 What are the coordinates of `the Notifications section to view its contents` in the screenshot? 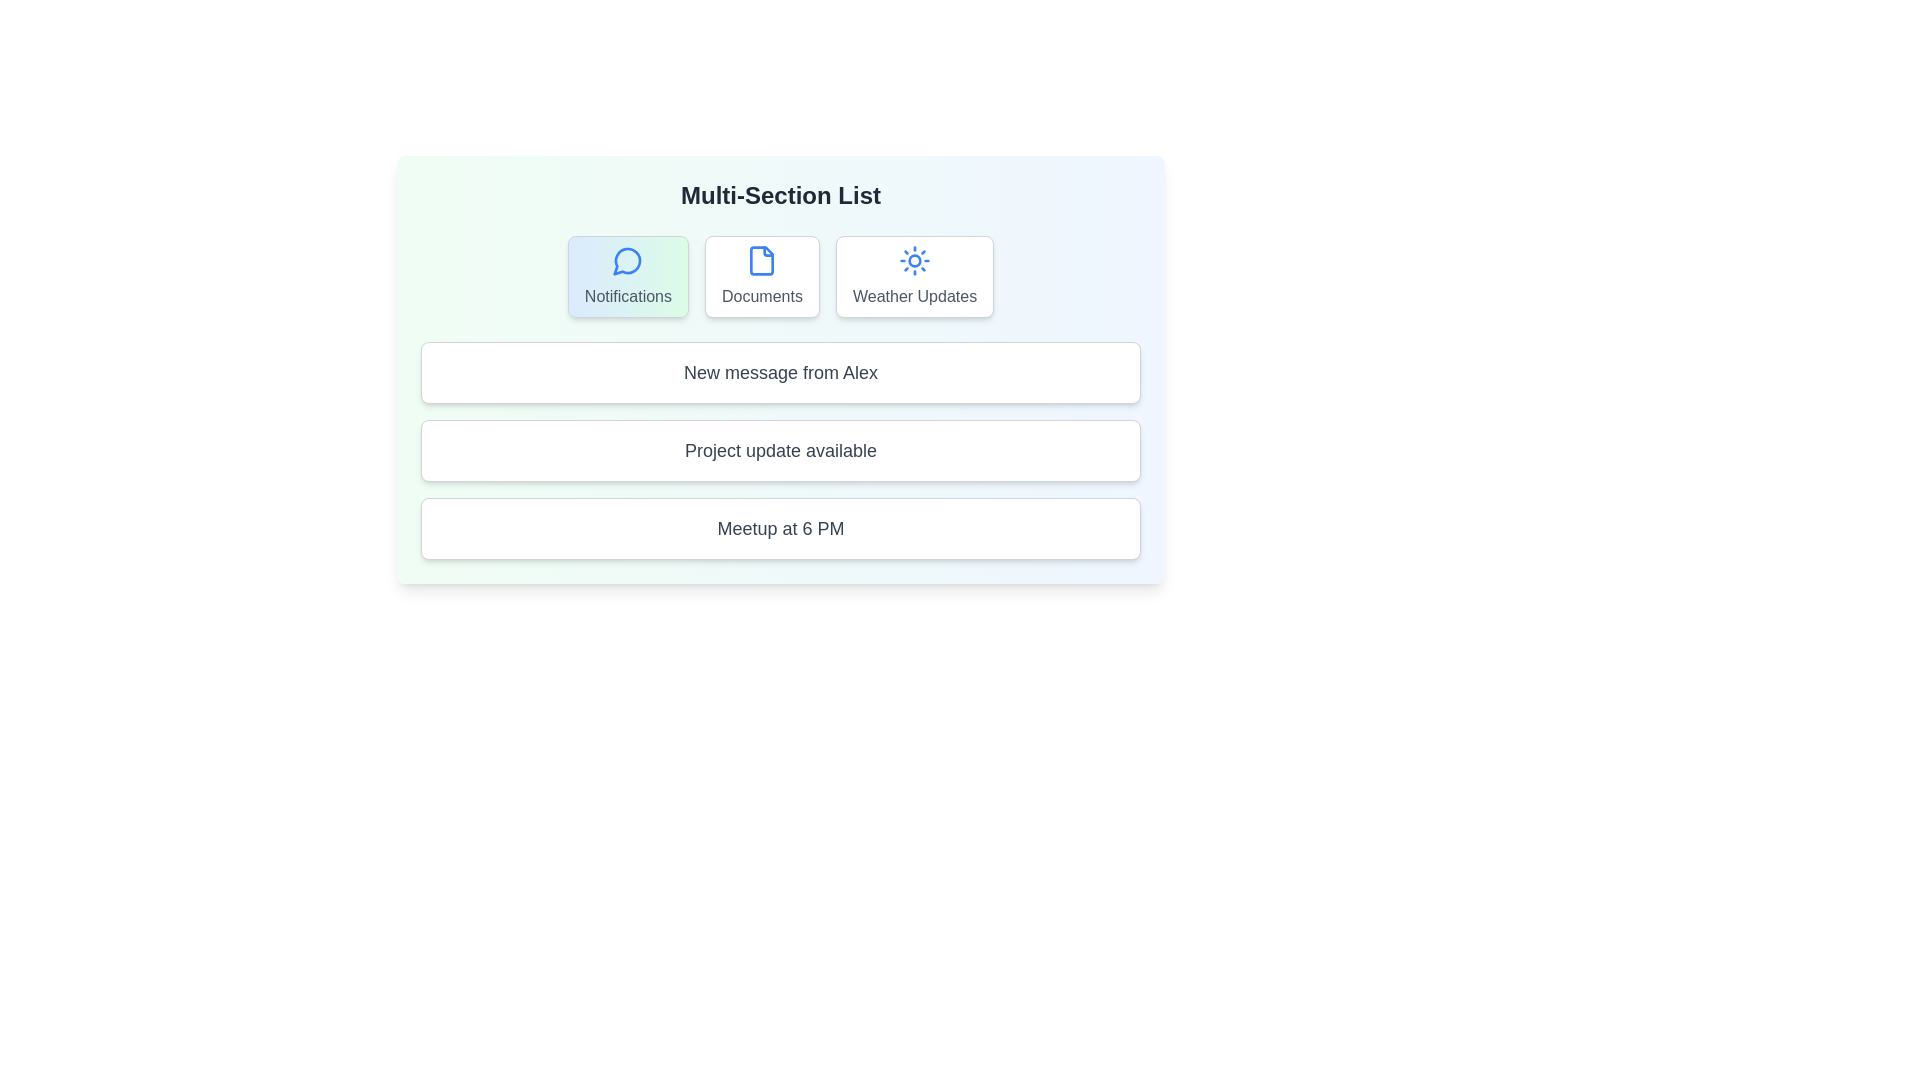 It's located at (627, 277).